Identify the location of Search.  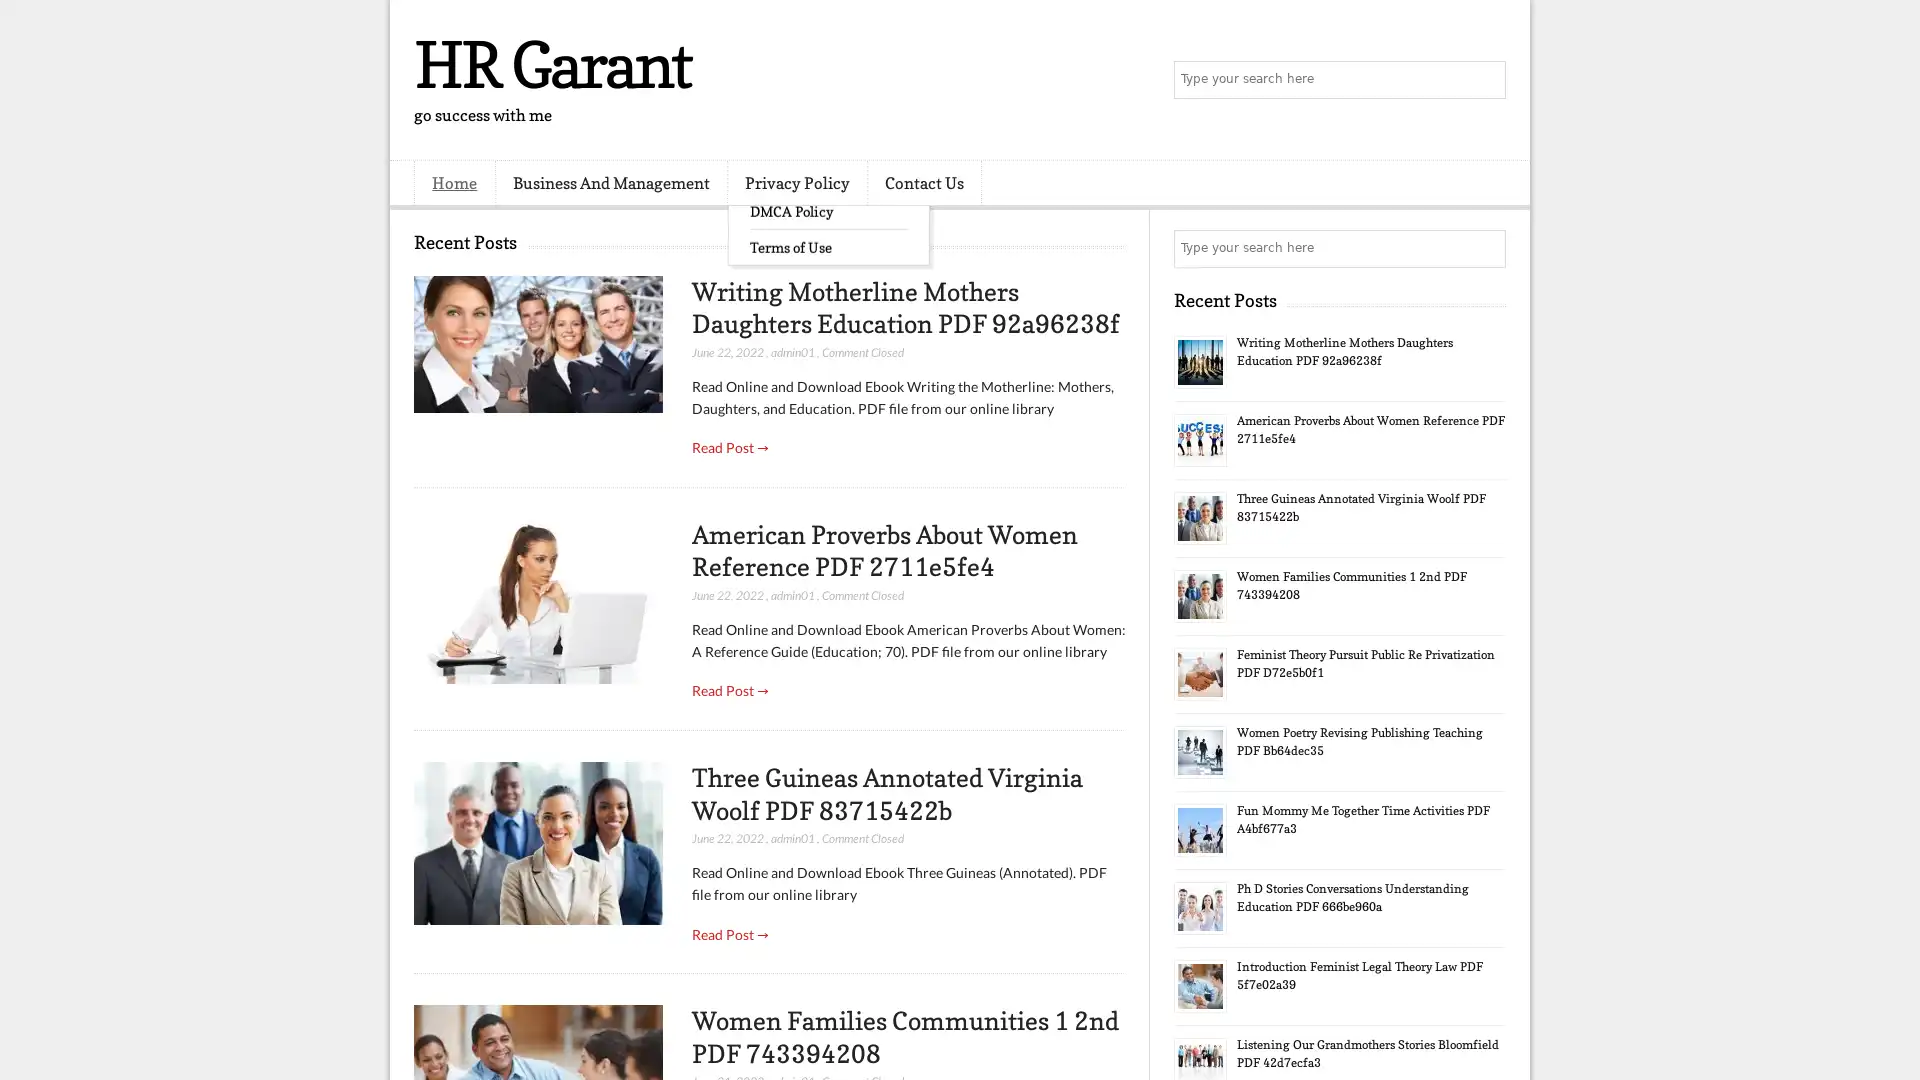
(1485, 80).